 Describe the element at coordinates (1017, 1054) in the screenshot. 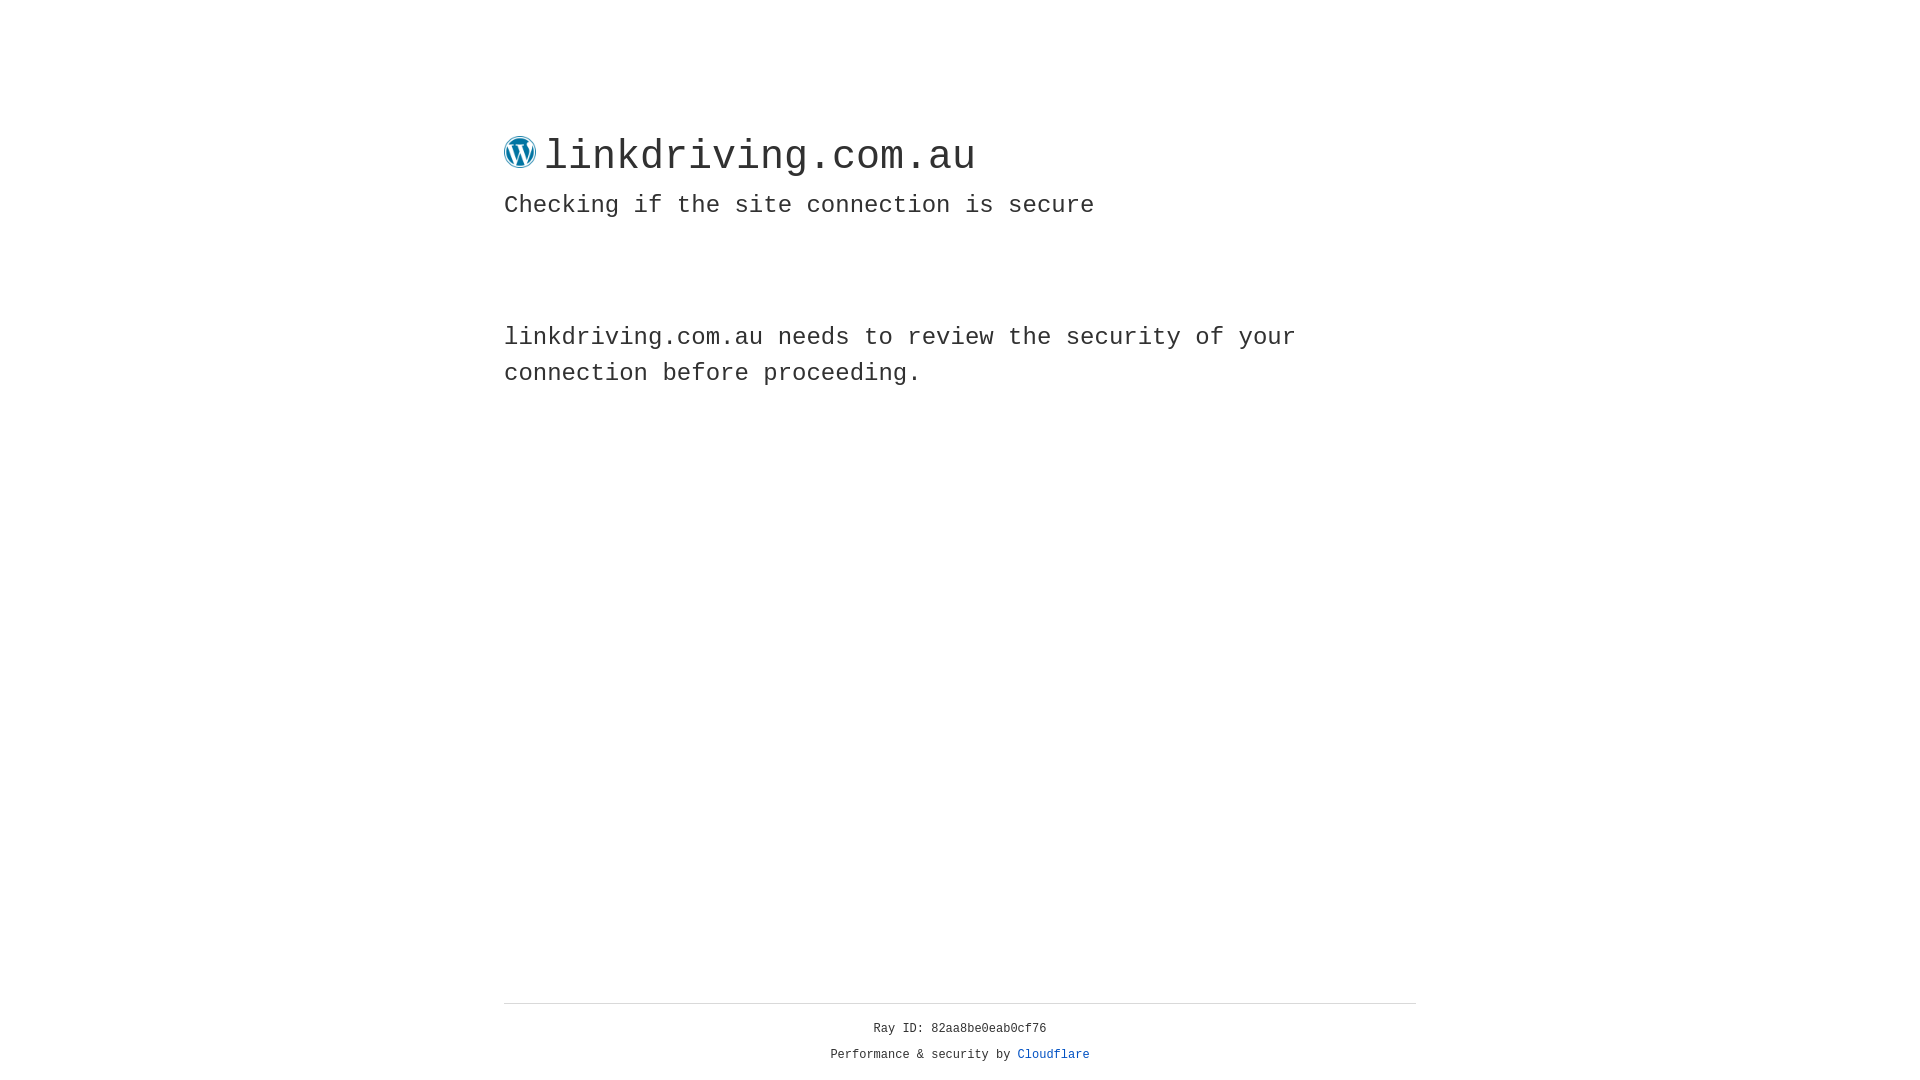

I see `'Cloudflare'` at that location.